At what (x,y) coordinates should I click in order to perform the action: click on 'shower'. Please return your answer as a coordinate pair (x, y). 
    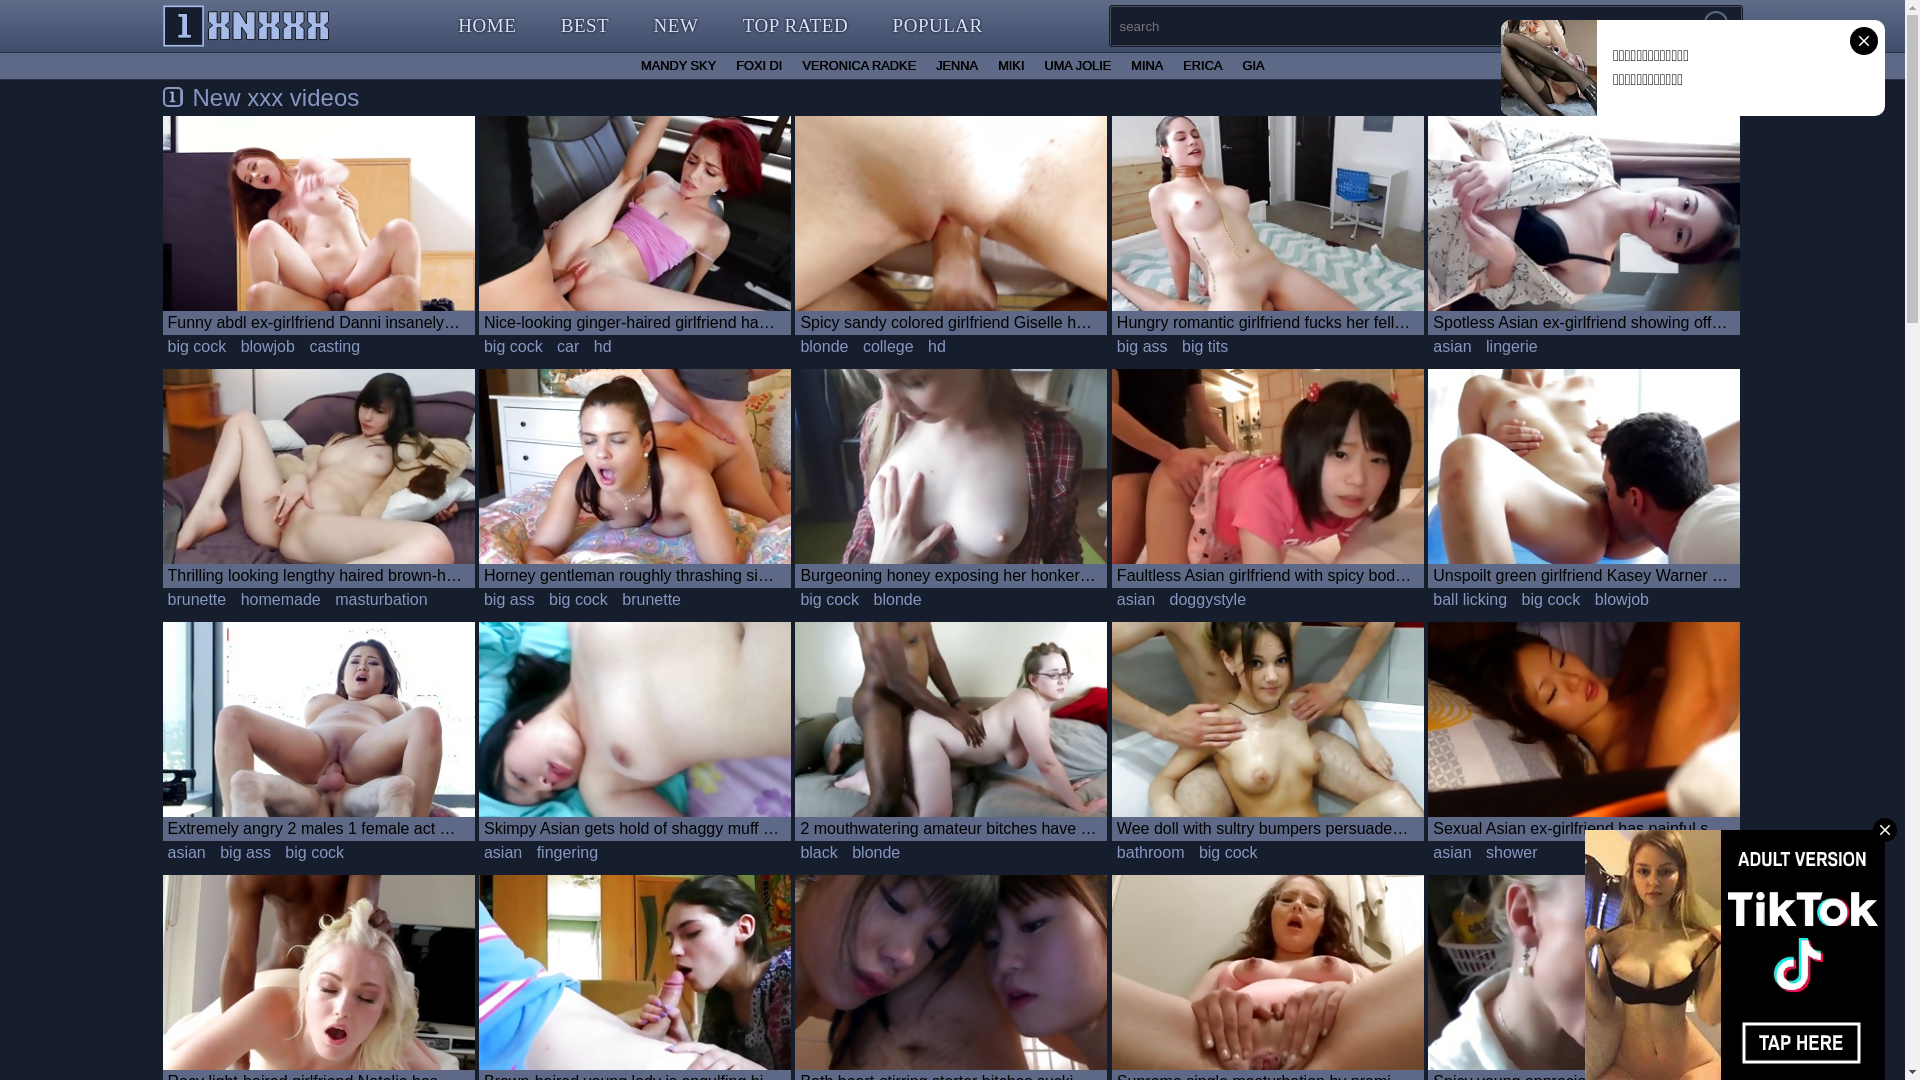
    Looking at the image, I should click on (1512, 852).